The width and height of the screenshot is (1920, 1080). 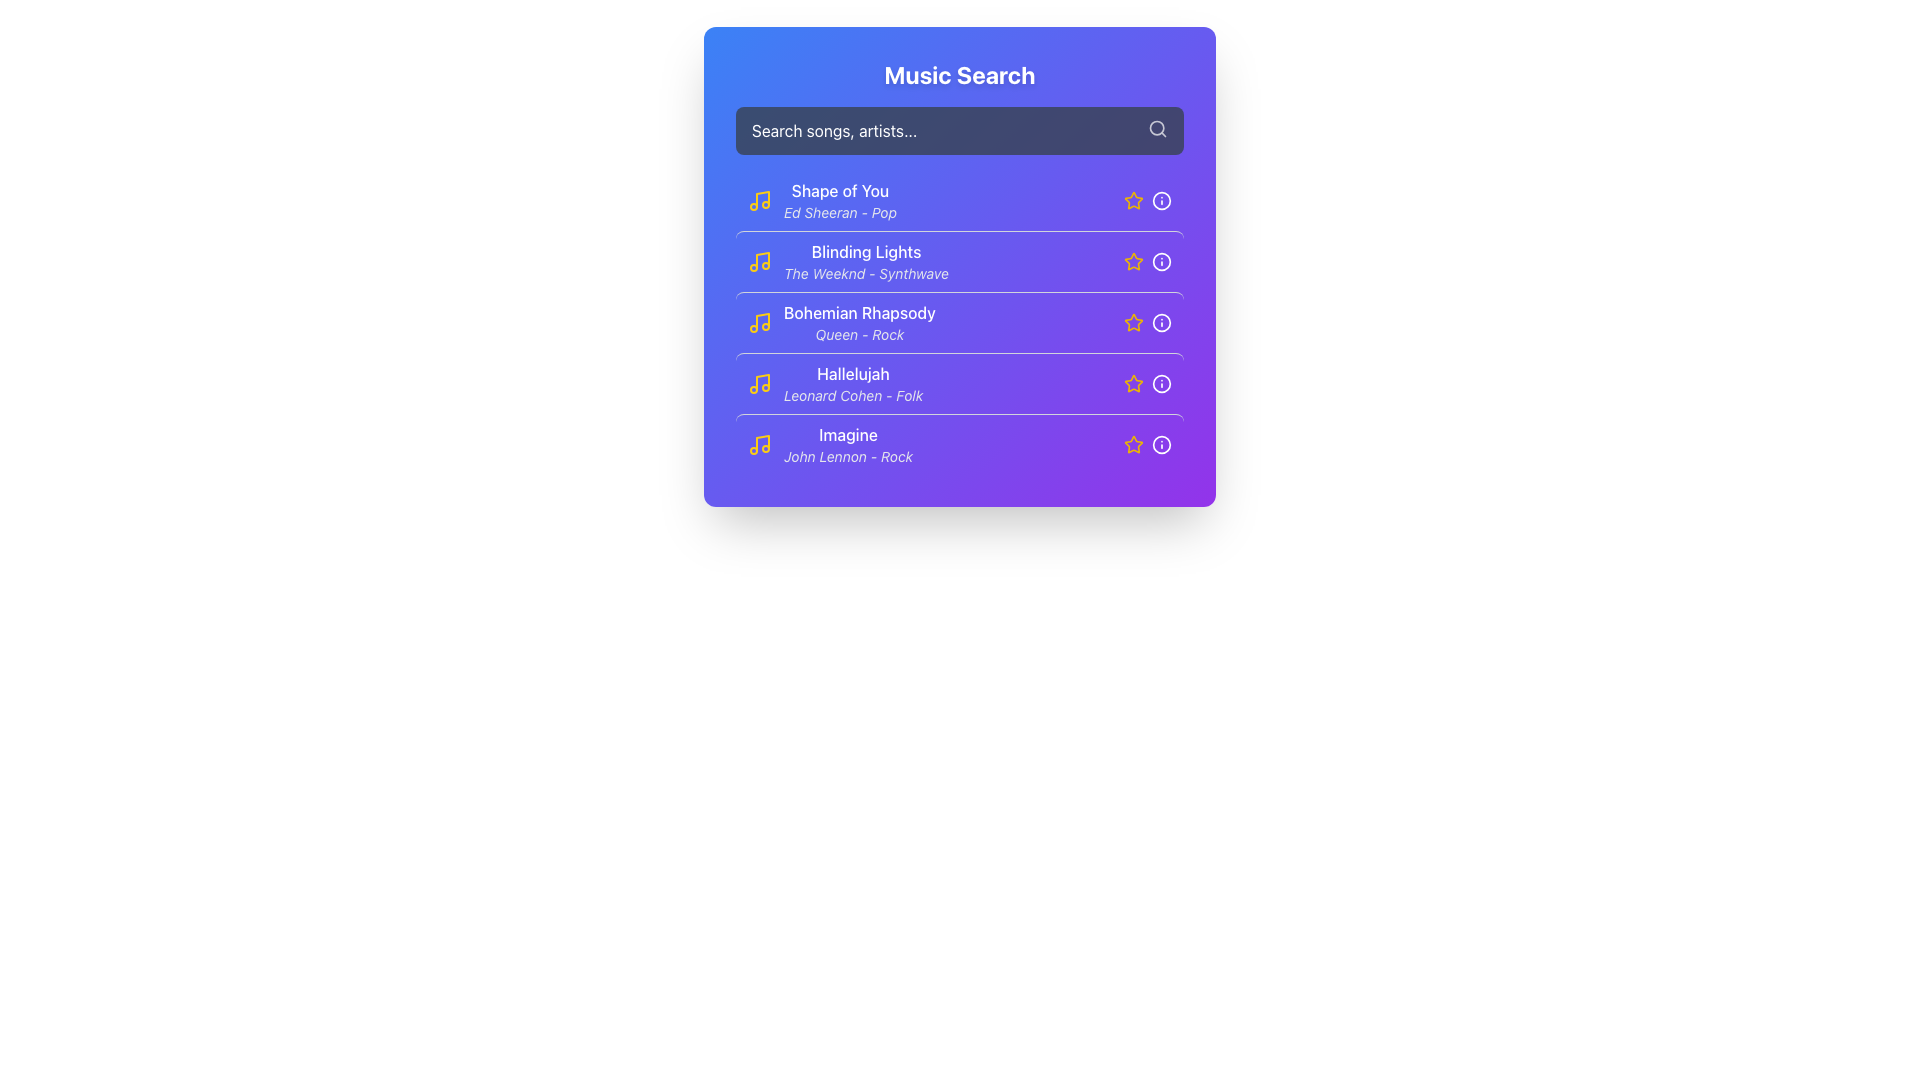 I want to click on the music note icon located to the left of the text 'Blinding Lights' in the song list, so click(x=762, y=258).